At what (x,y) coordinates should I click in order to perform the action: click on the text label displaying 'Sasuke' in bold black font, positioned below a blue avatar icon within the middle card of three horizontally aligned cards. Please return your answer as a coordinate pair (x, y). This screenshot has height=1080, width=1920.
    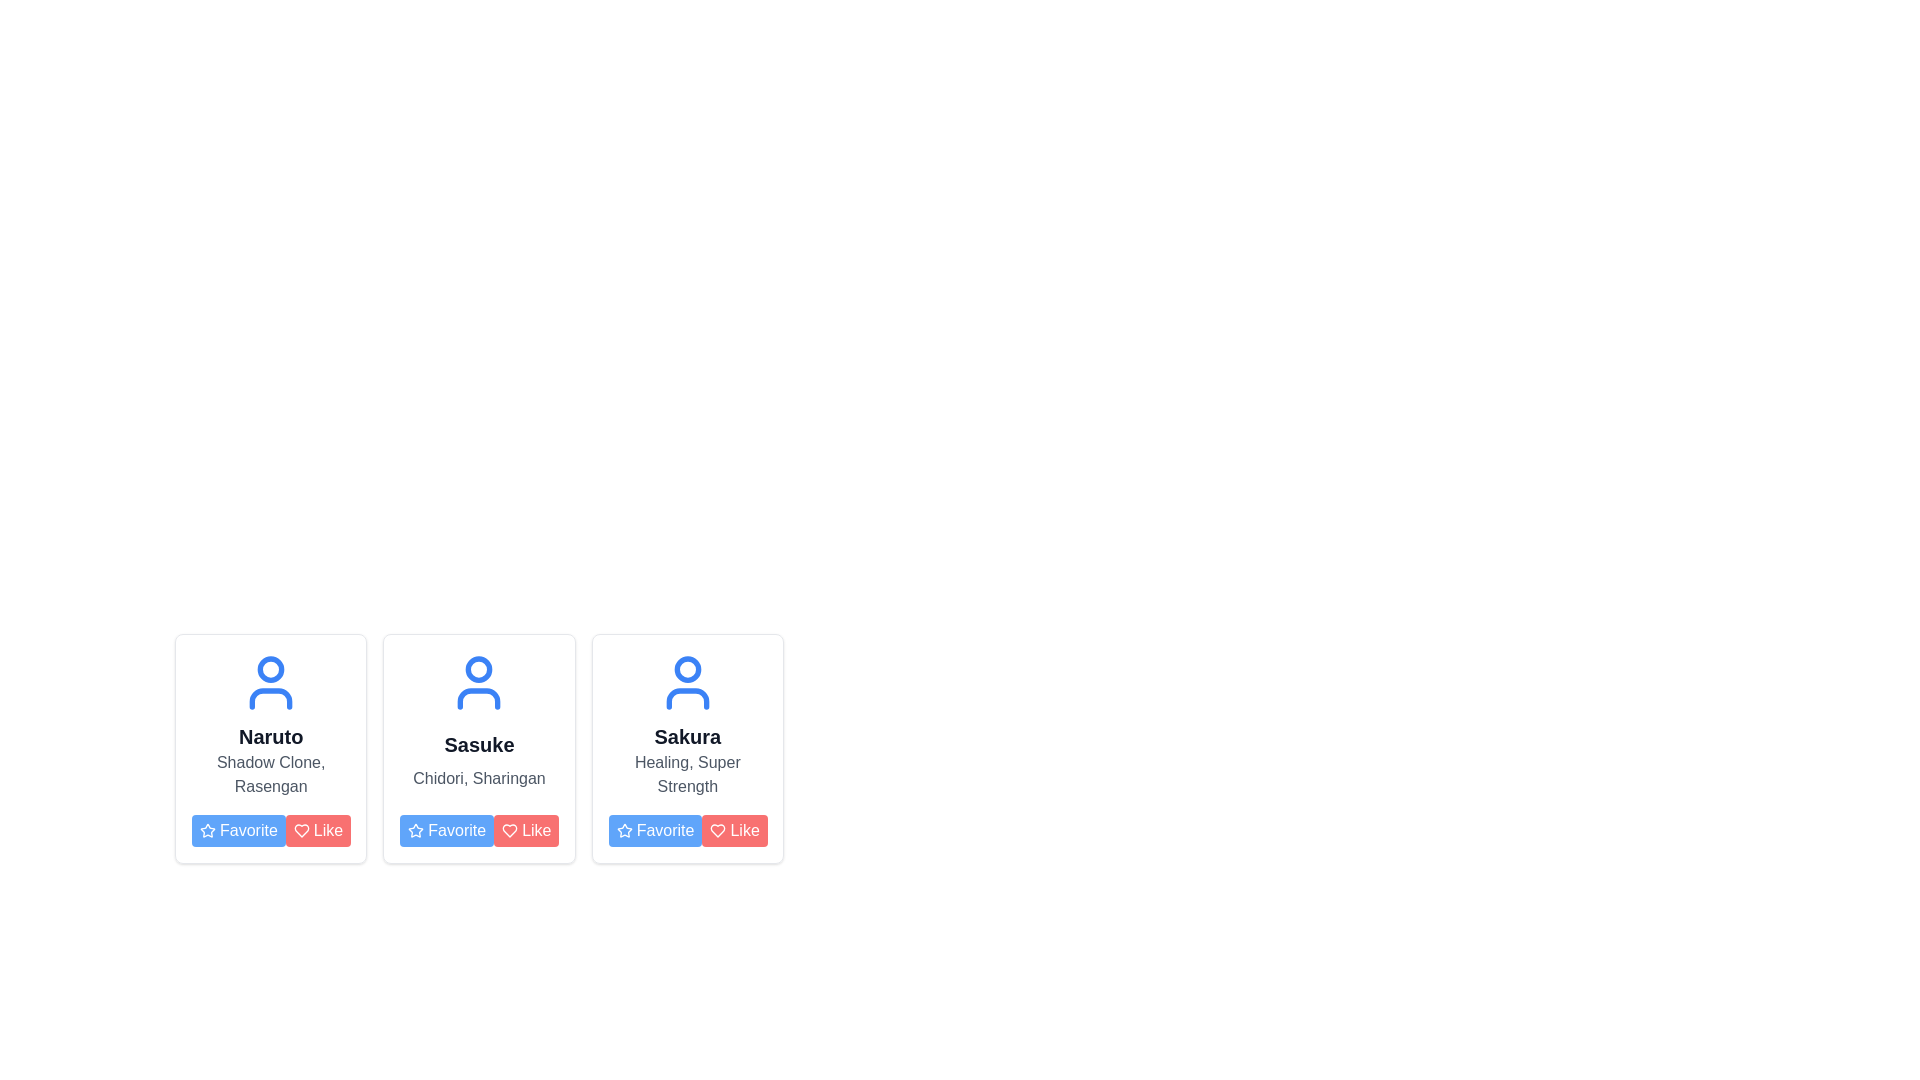
    Looking at the image, I should click on (478, 744).